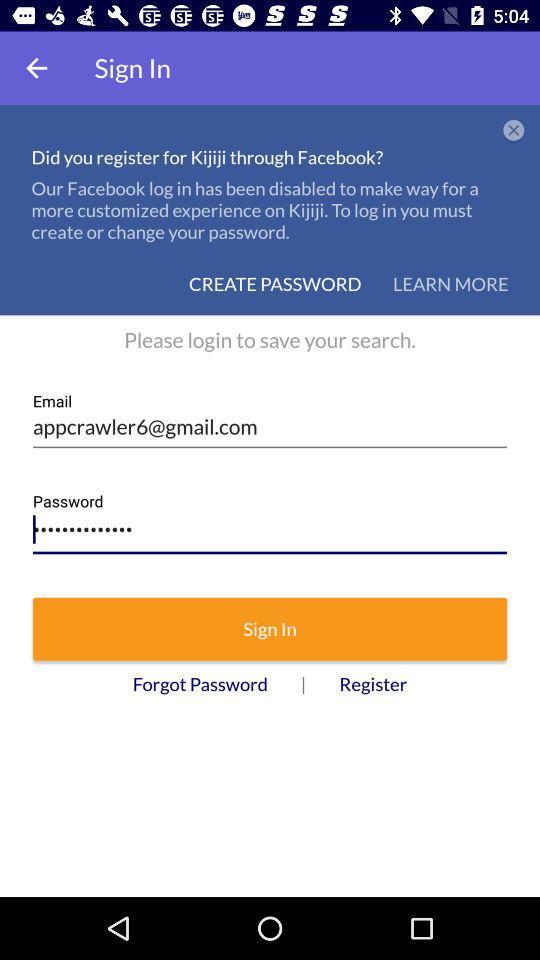  Describe the element at coordinates (200, 684) in the screenshot. I see `item next to | icon` at that location.